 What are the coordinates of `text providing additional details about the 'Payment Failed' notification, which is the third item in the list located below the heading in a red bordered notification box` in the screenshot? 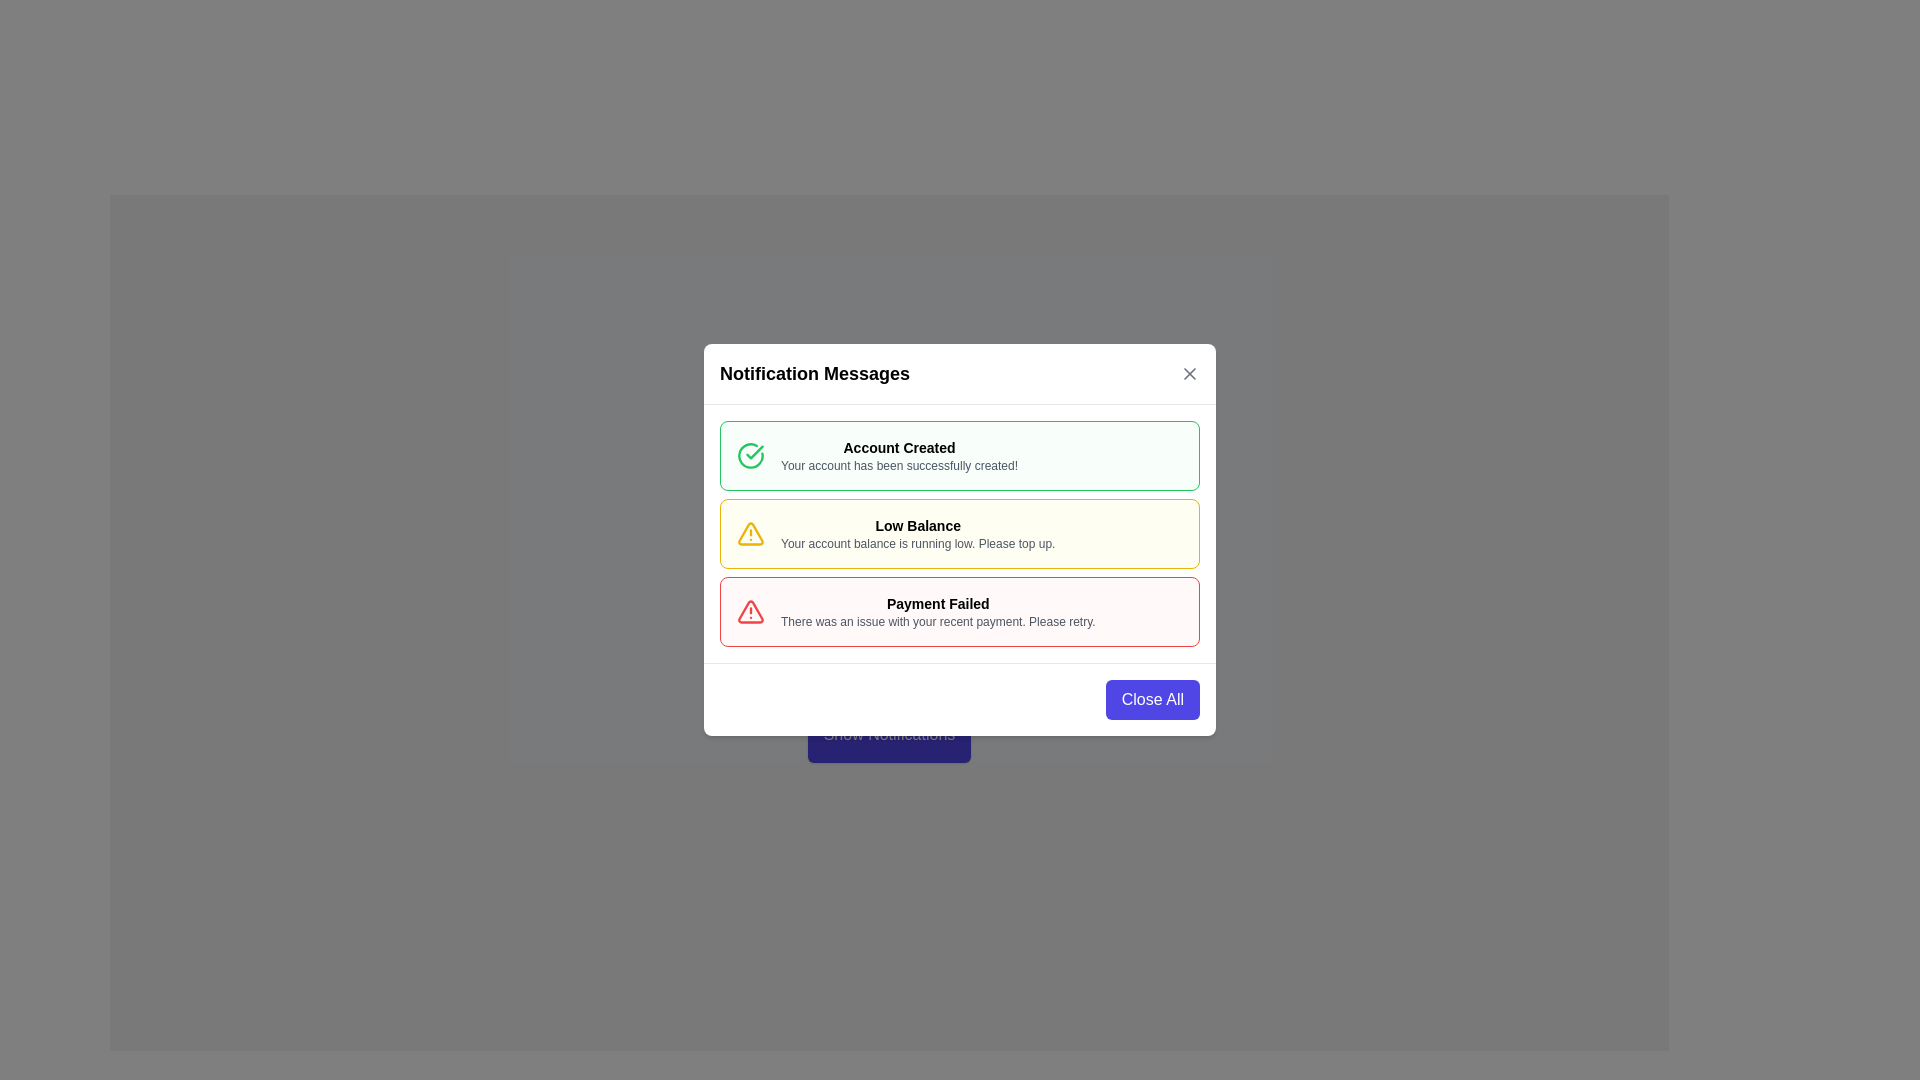 It's located at (937, 620).